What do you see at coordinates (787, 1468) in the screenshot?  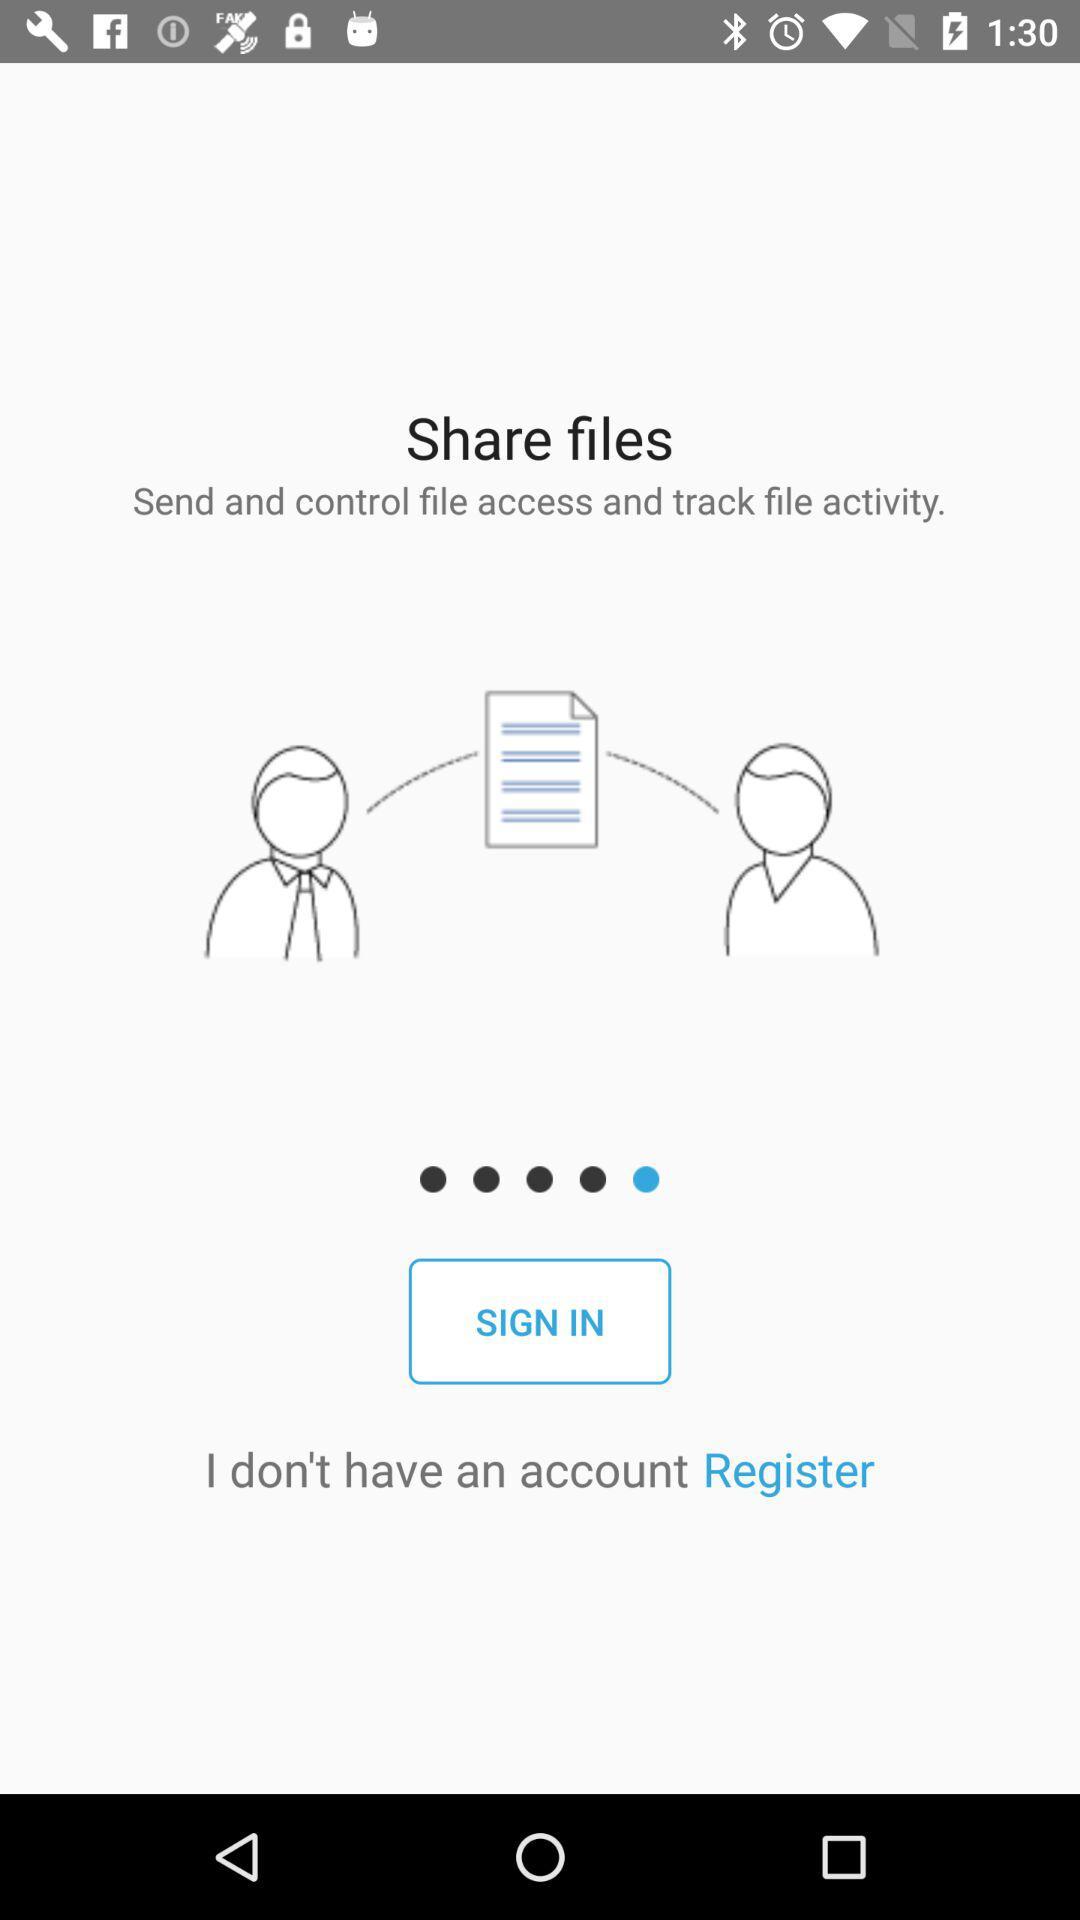 I see `the icon to the right of i don t` at bounding box center [787, 1468].